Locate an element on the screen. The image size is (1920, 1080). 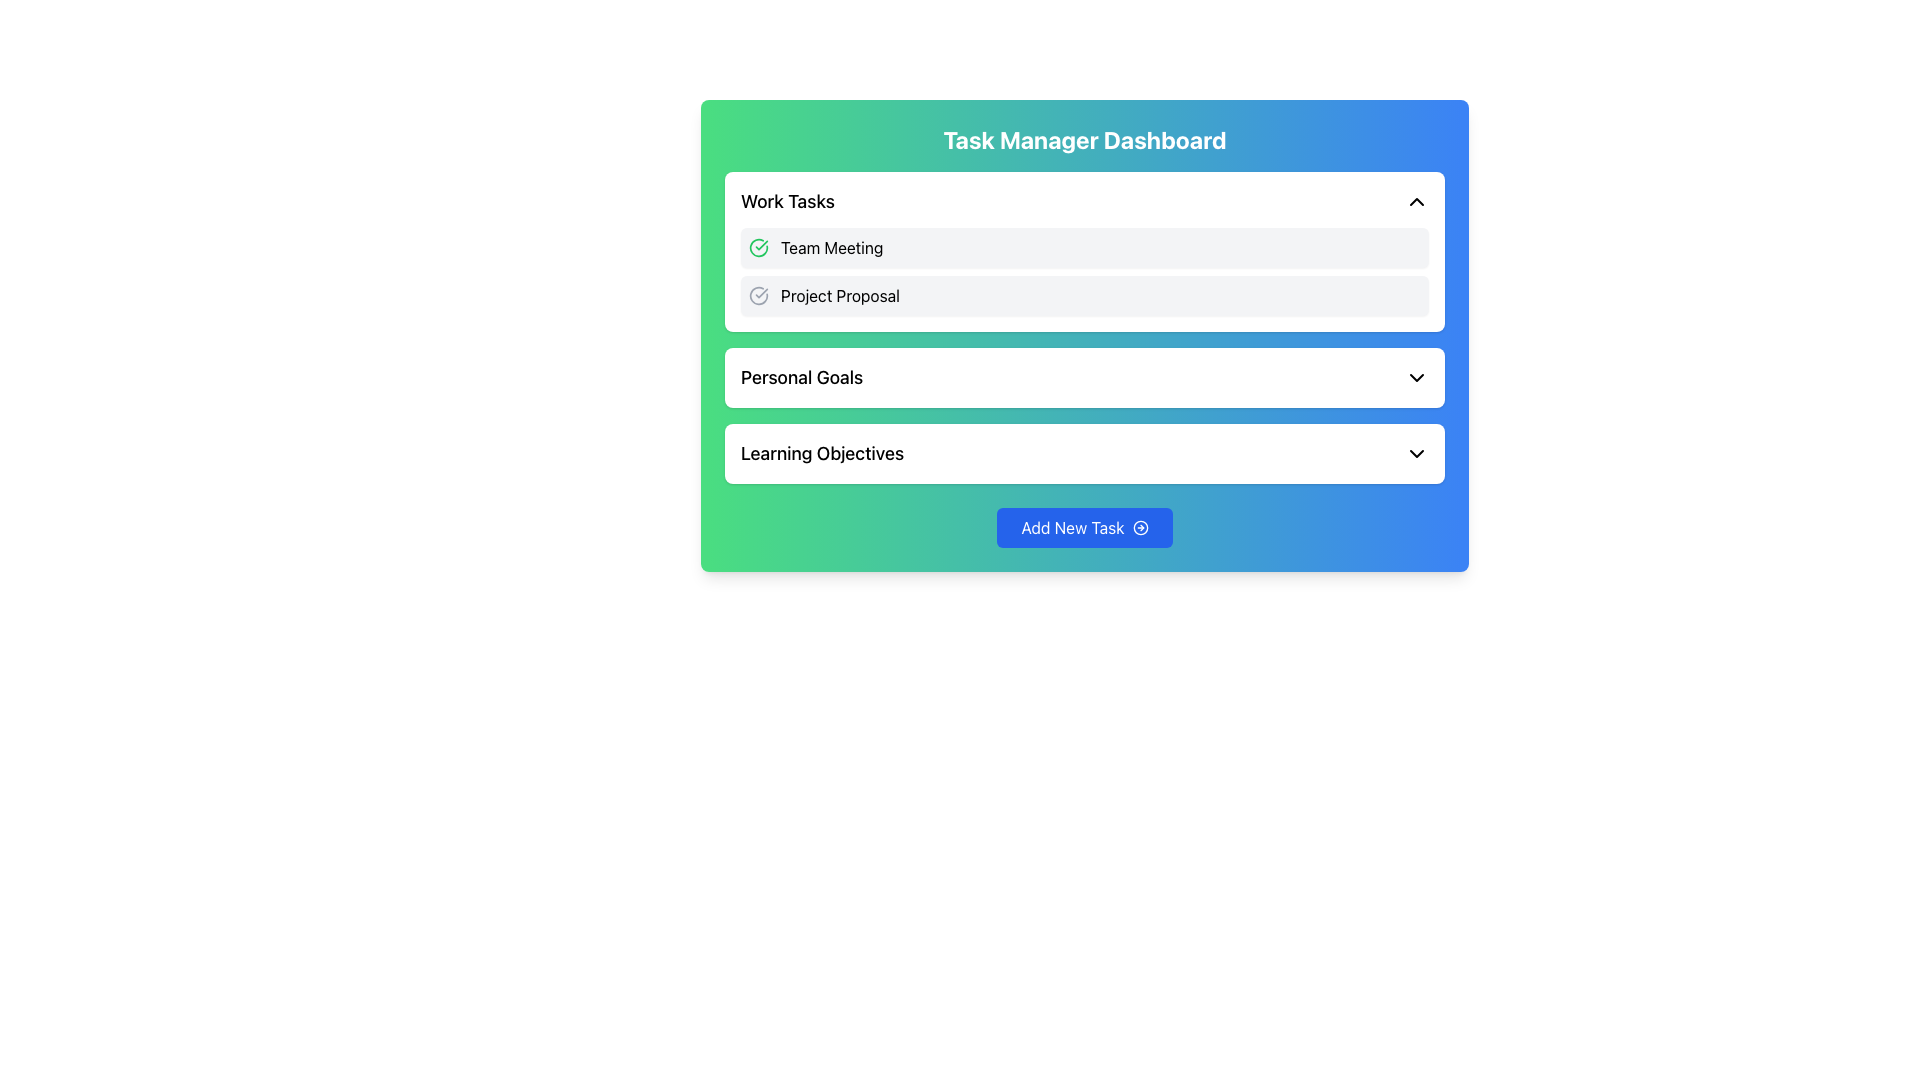
the toggle icon located to the far right of the 'Learning Objectives' row is located at coordinates (1415, 454).